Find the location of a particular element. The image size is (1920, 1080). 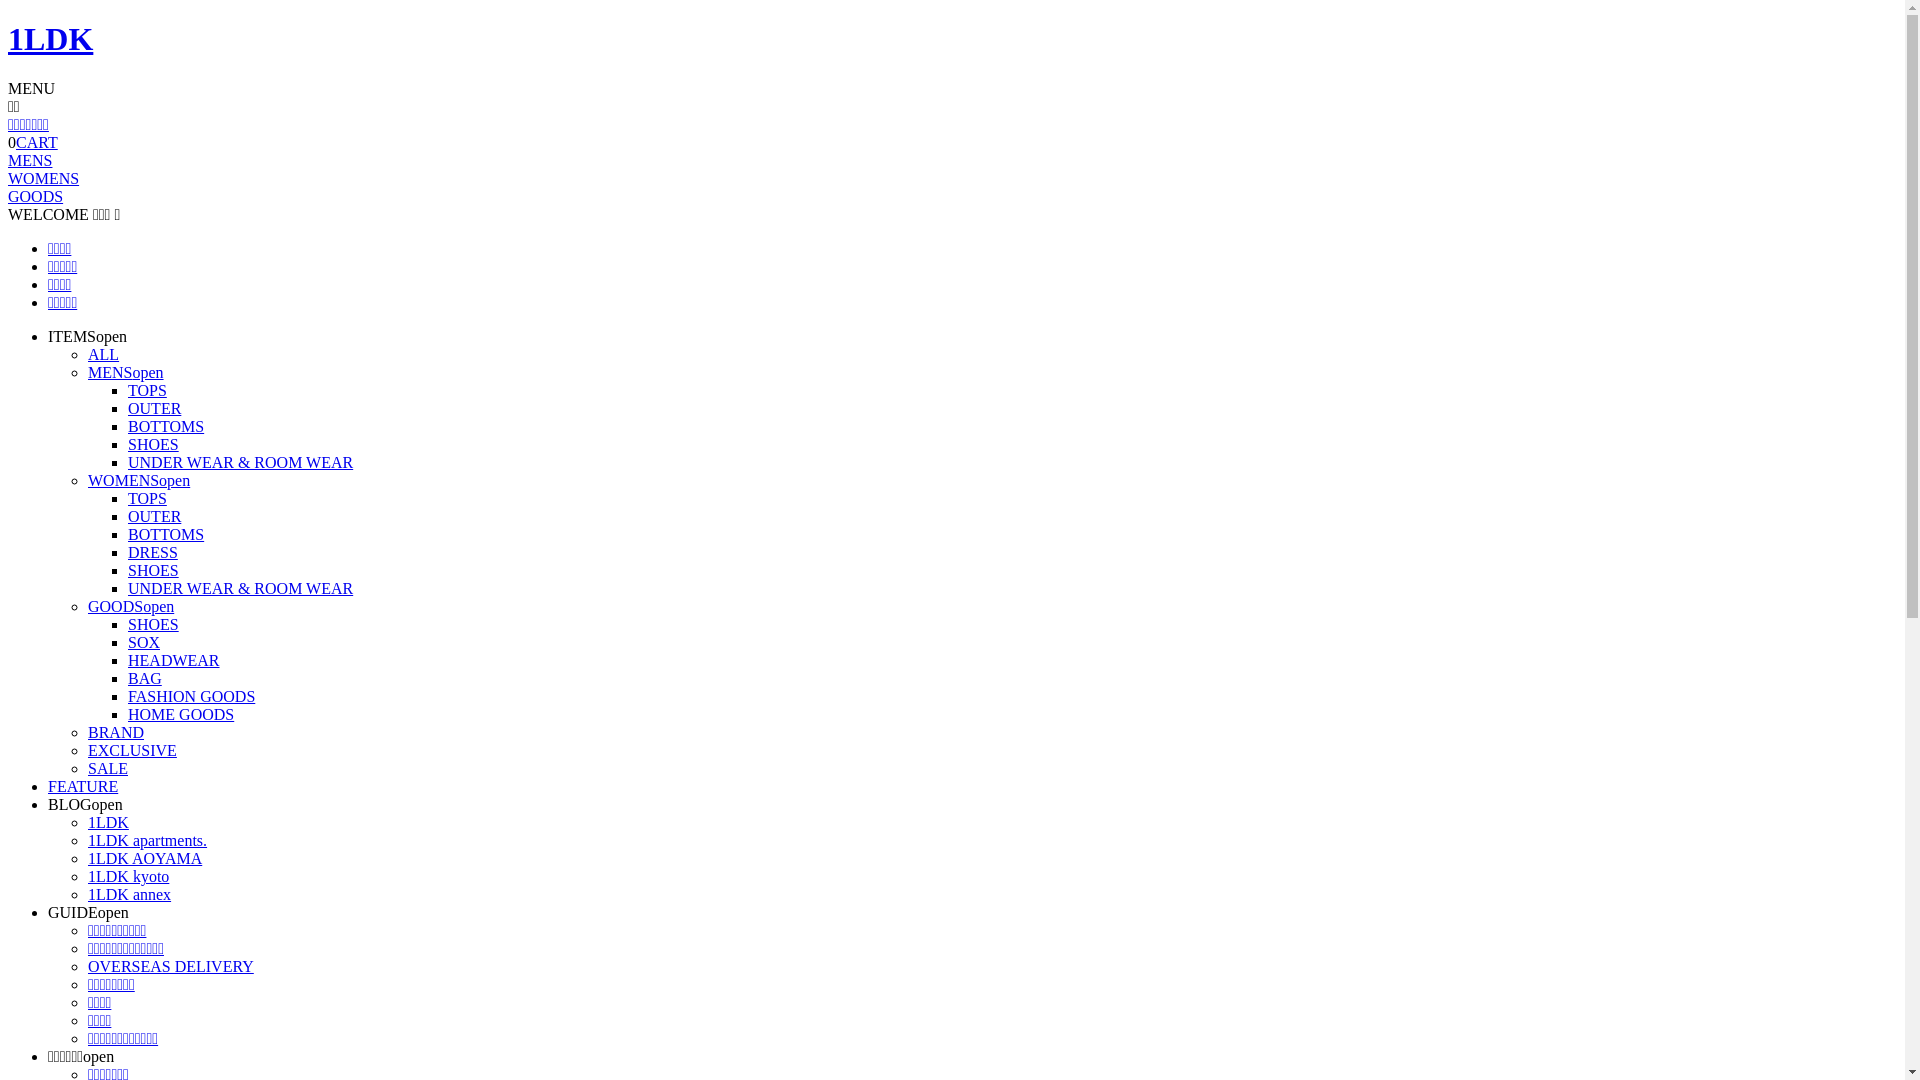

'HOME GOODS' is located at coordinates (127, 713).